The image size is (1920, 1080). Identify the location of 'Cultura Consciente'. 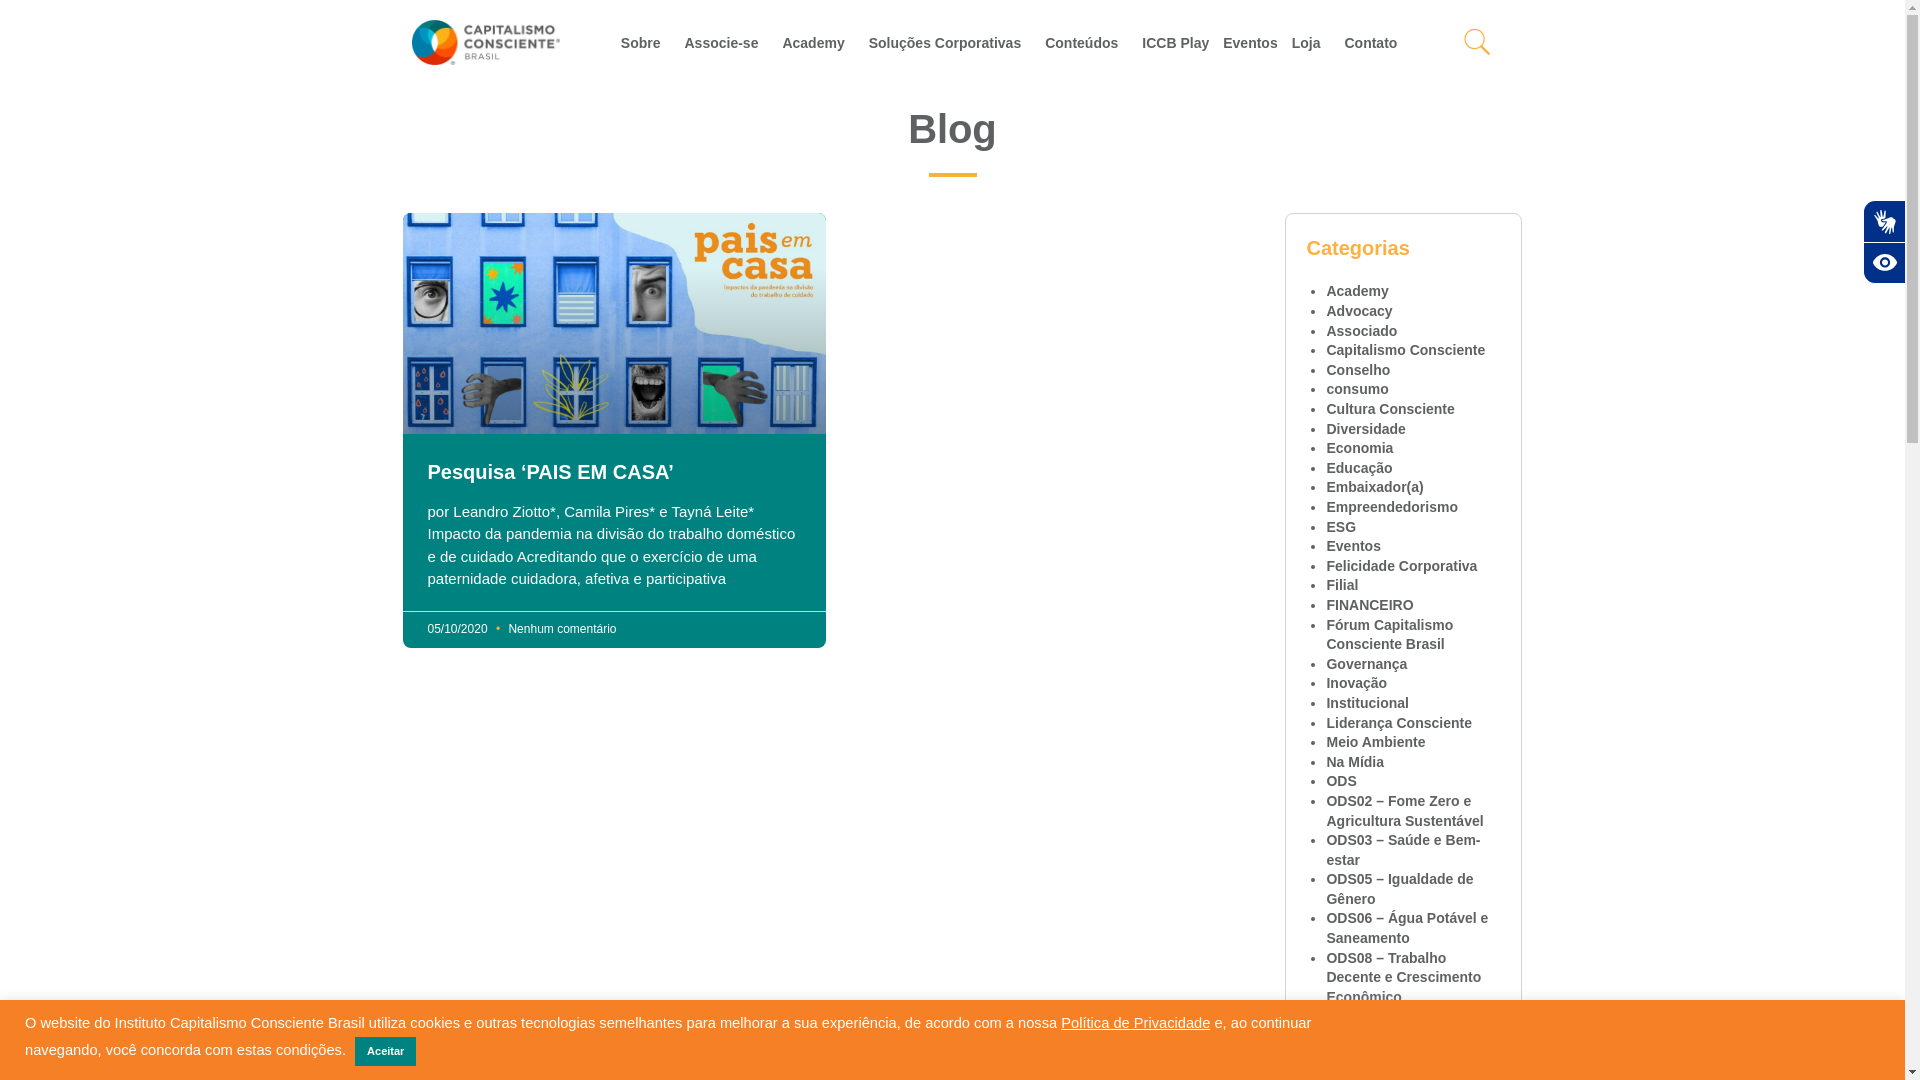
(1389, 407).